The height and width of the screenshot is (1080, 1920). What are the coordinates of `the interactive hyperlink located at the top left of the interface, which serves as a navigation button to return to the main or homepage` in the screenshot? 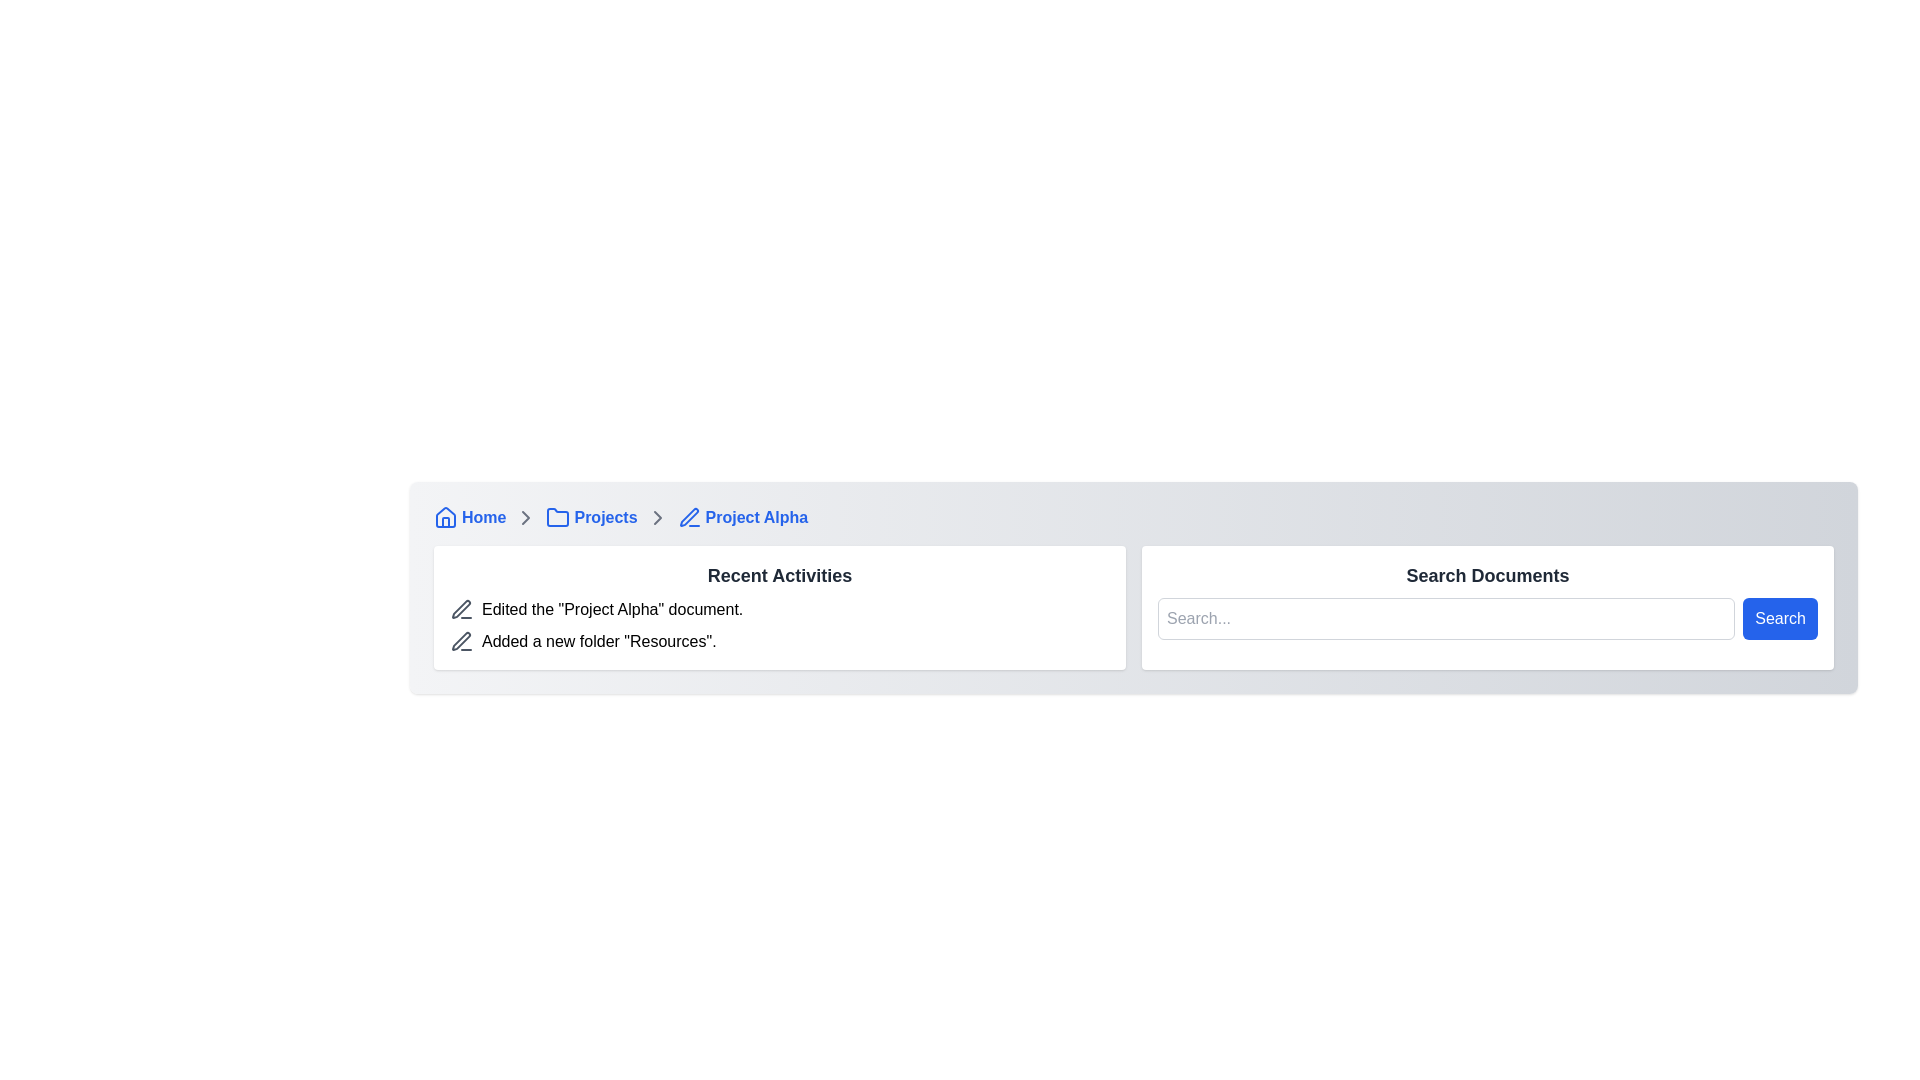 It's located at (469, 516).